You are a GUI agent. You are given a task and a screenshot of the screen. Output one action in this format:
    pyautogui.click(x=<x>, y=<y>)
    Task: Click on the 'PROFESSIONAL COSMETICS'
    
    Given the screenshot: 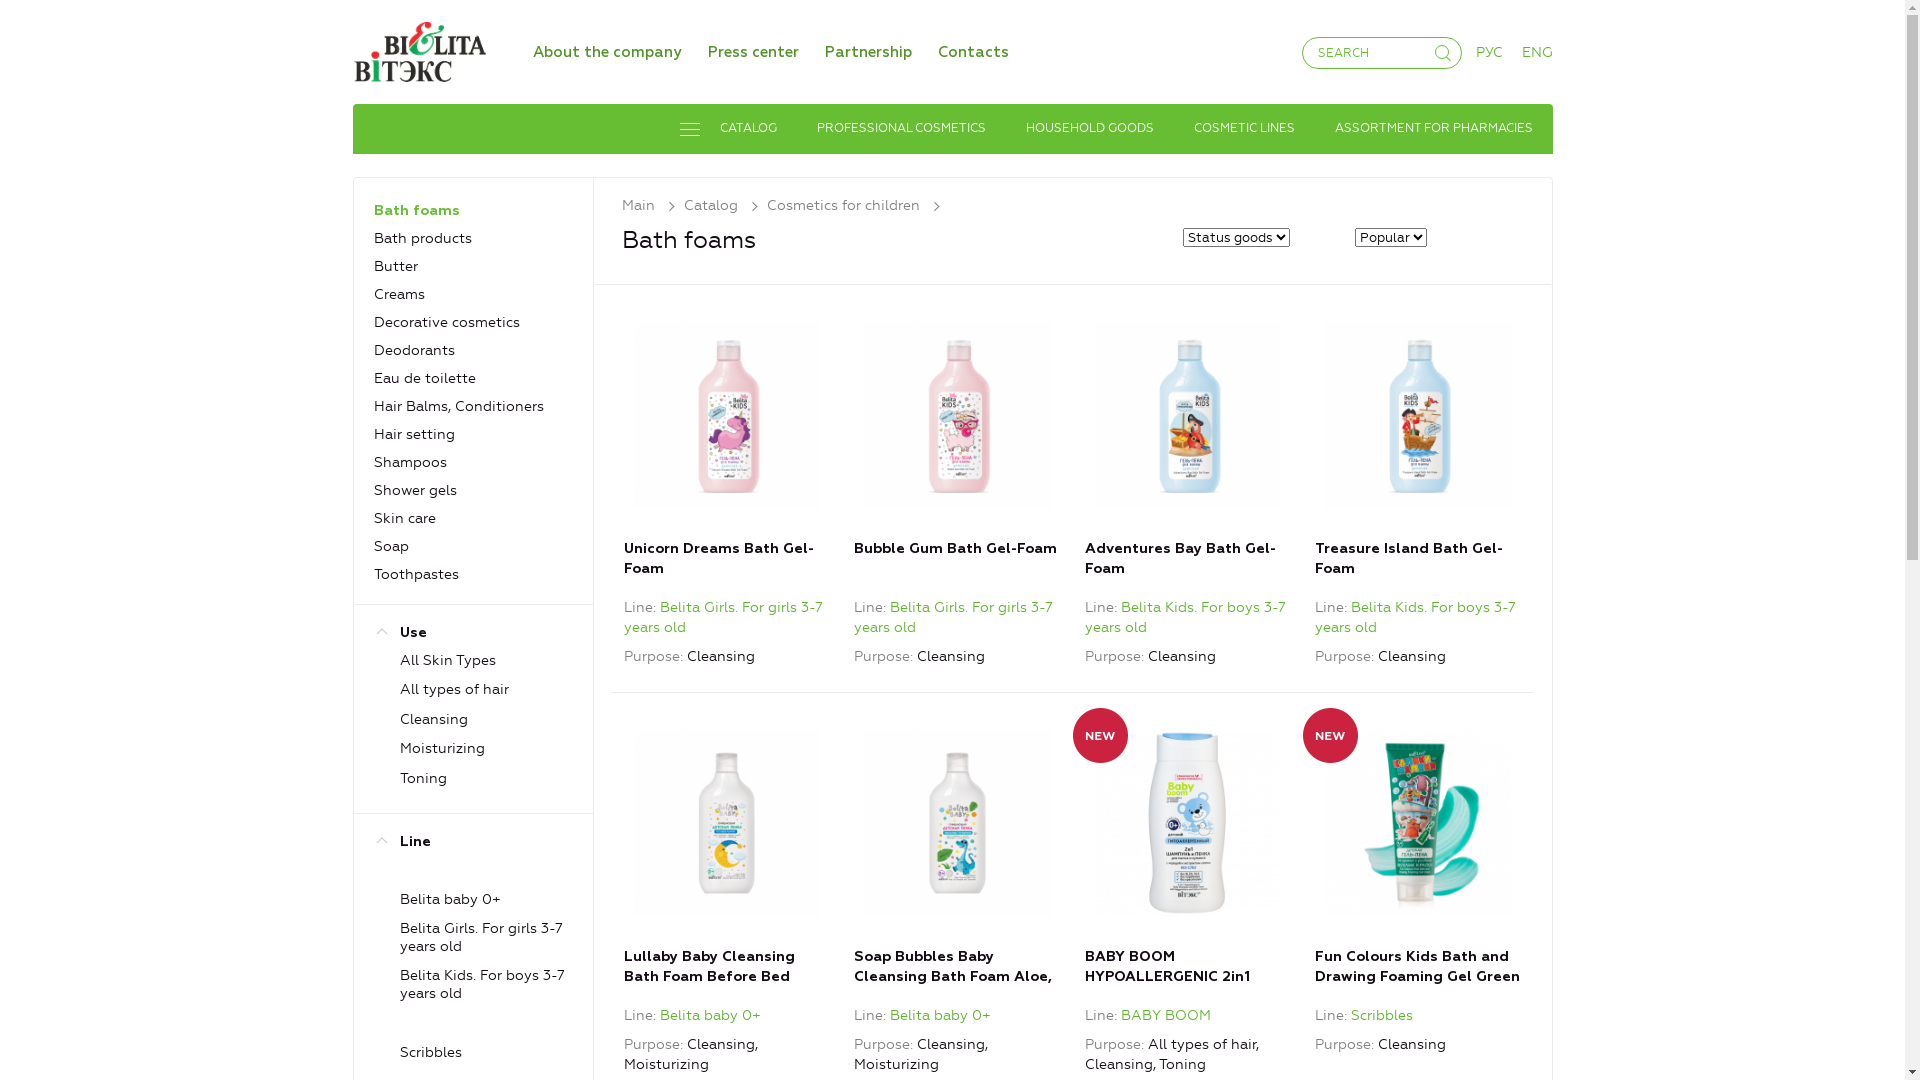 What is the action you would take?
    pyautogui.click(x=899, y=128)
    